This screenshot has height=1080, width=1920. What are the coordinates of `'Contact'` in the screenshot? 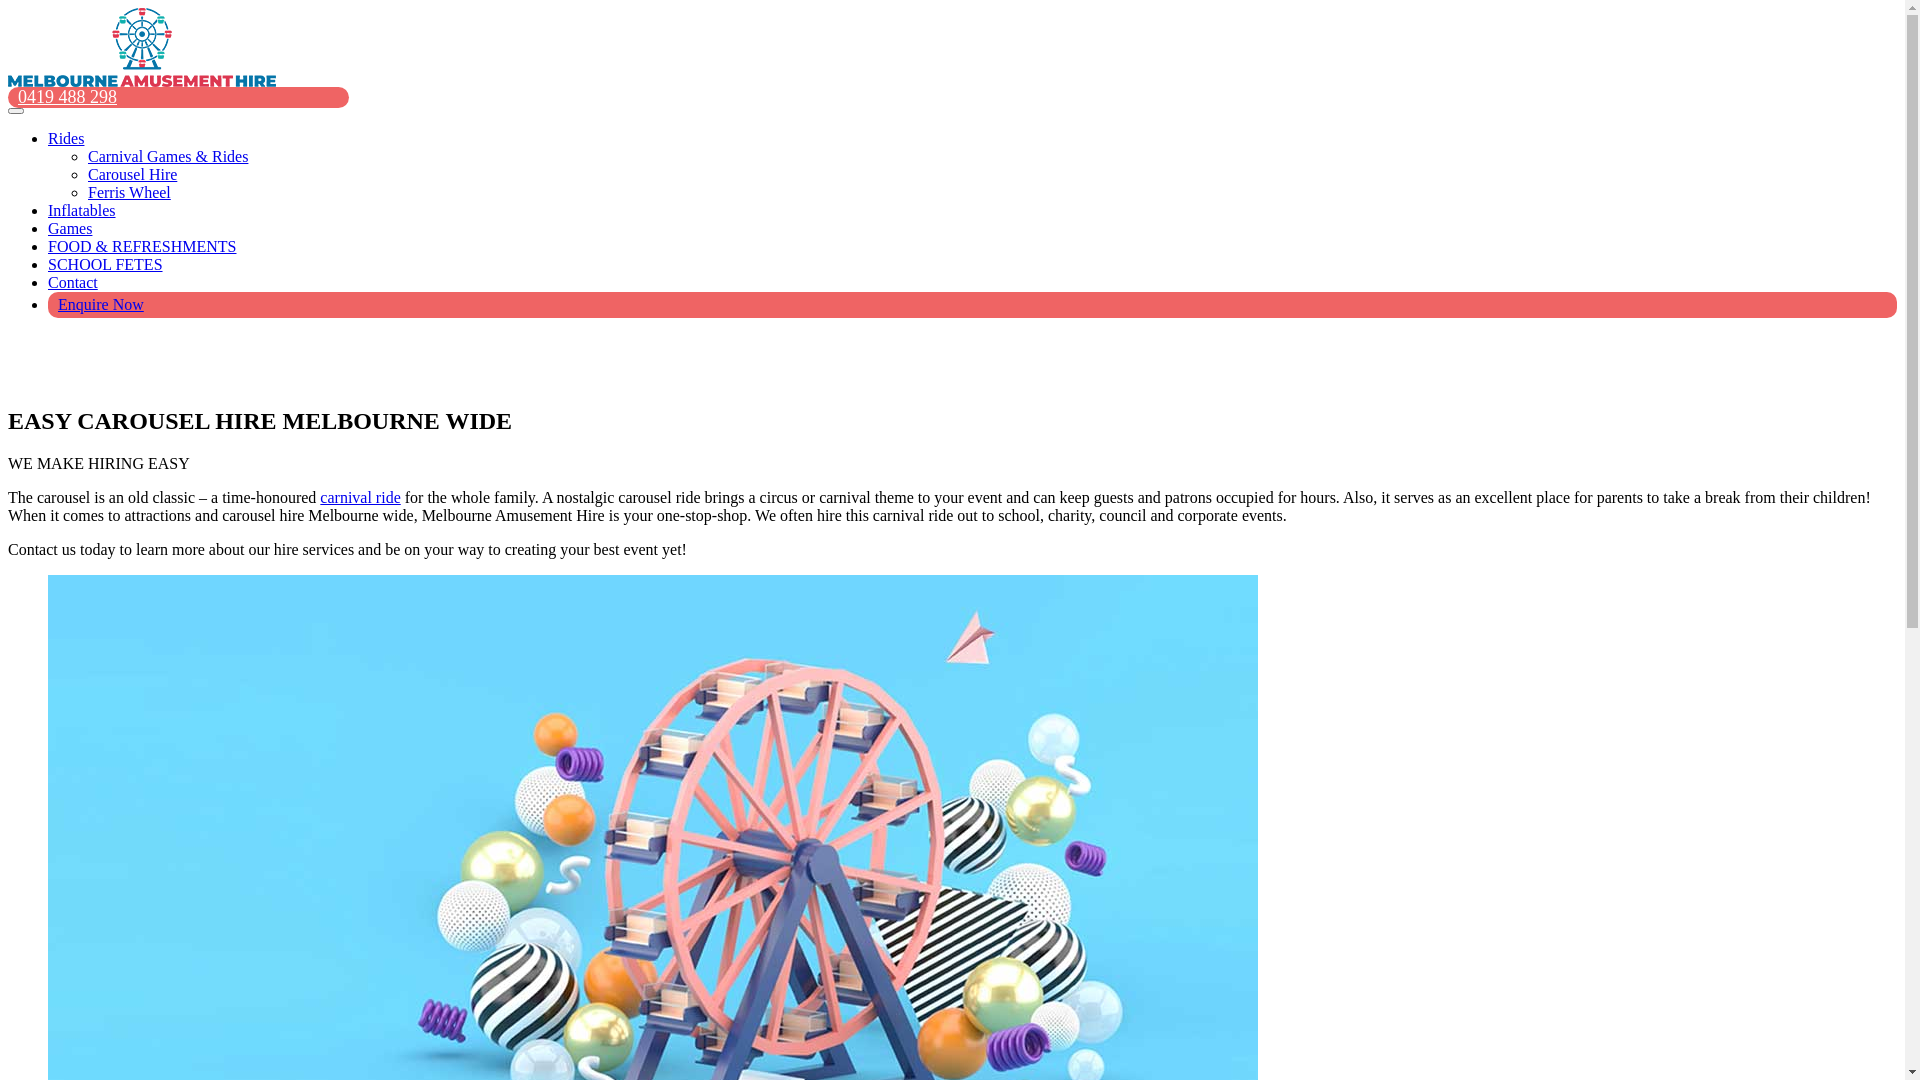 It's located at (48, 282).